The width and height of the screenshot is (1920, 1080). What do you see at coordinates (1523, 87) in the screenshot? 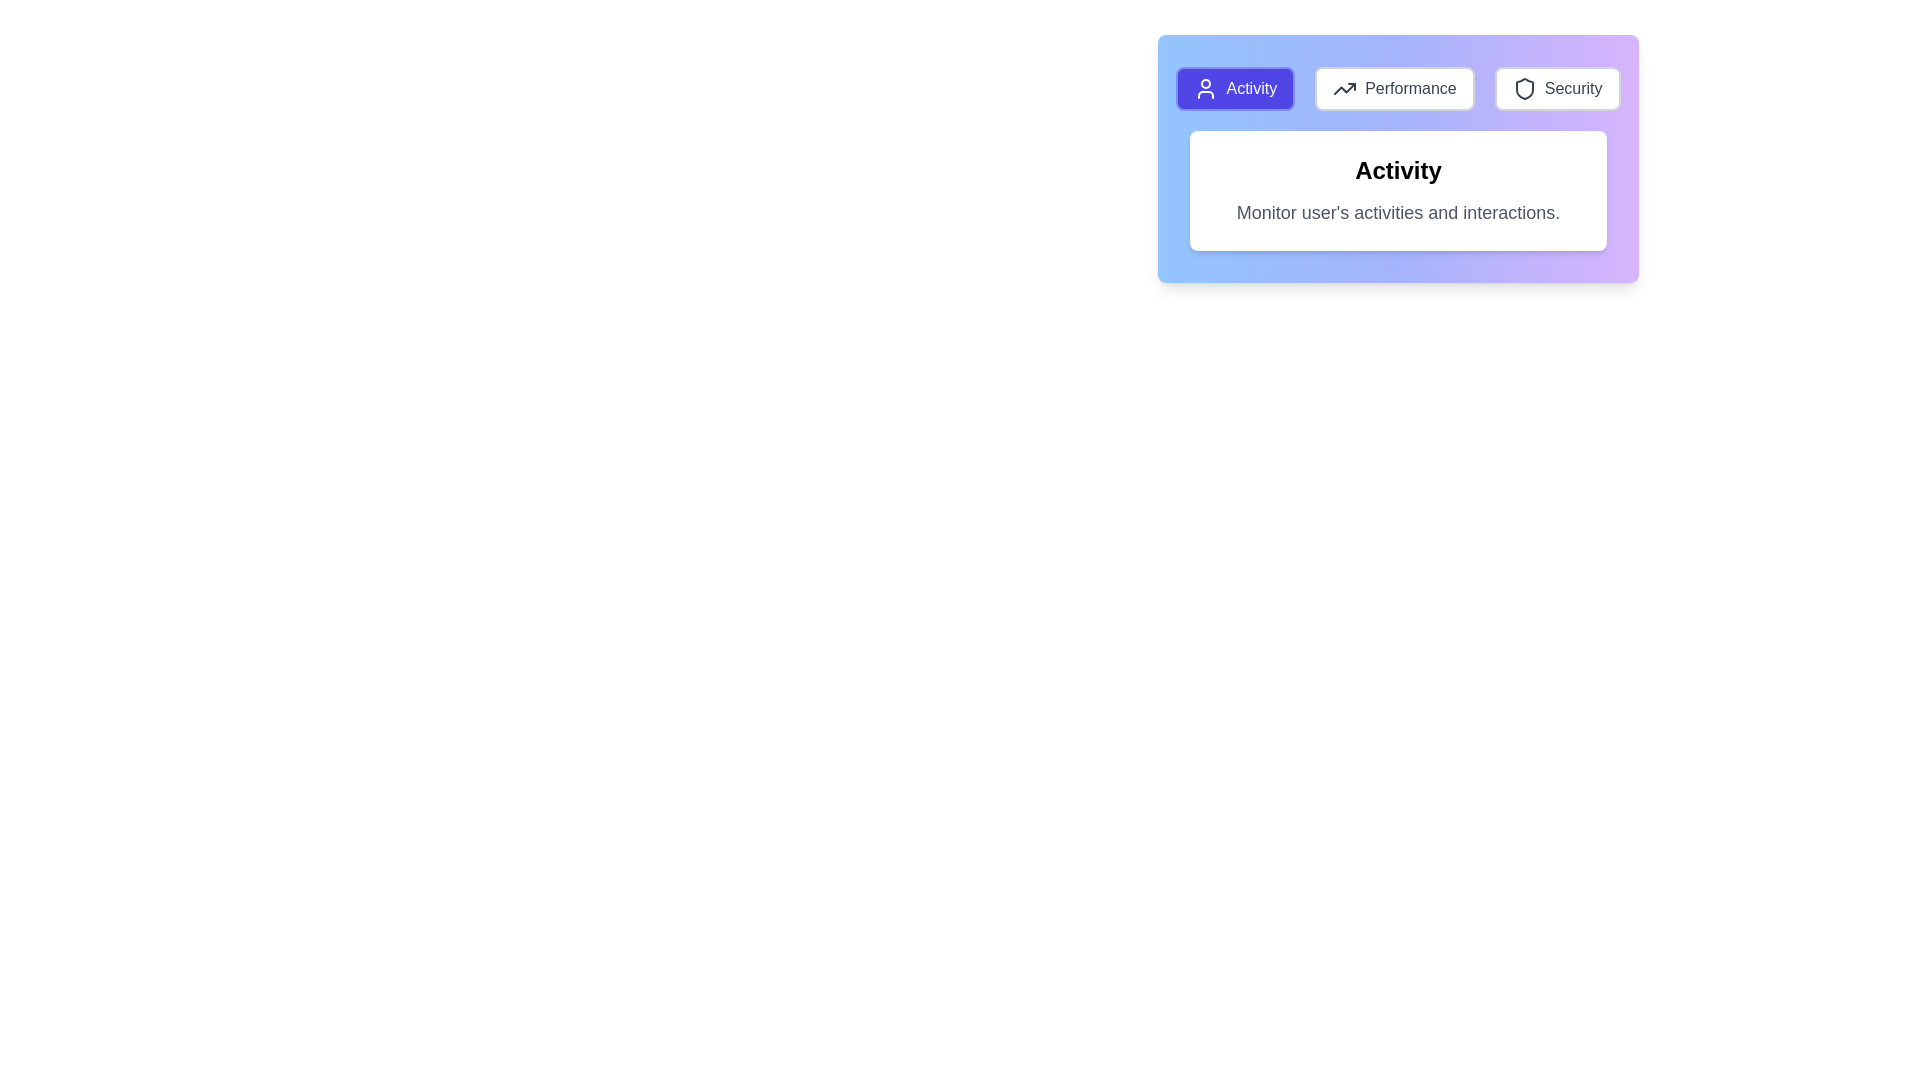
I see `the shield icon located at the top-right corner of the interface, next to the 'Security' button` at bounding box center [1523, 87].